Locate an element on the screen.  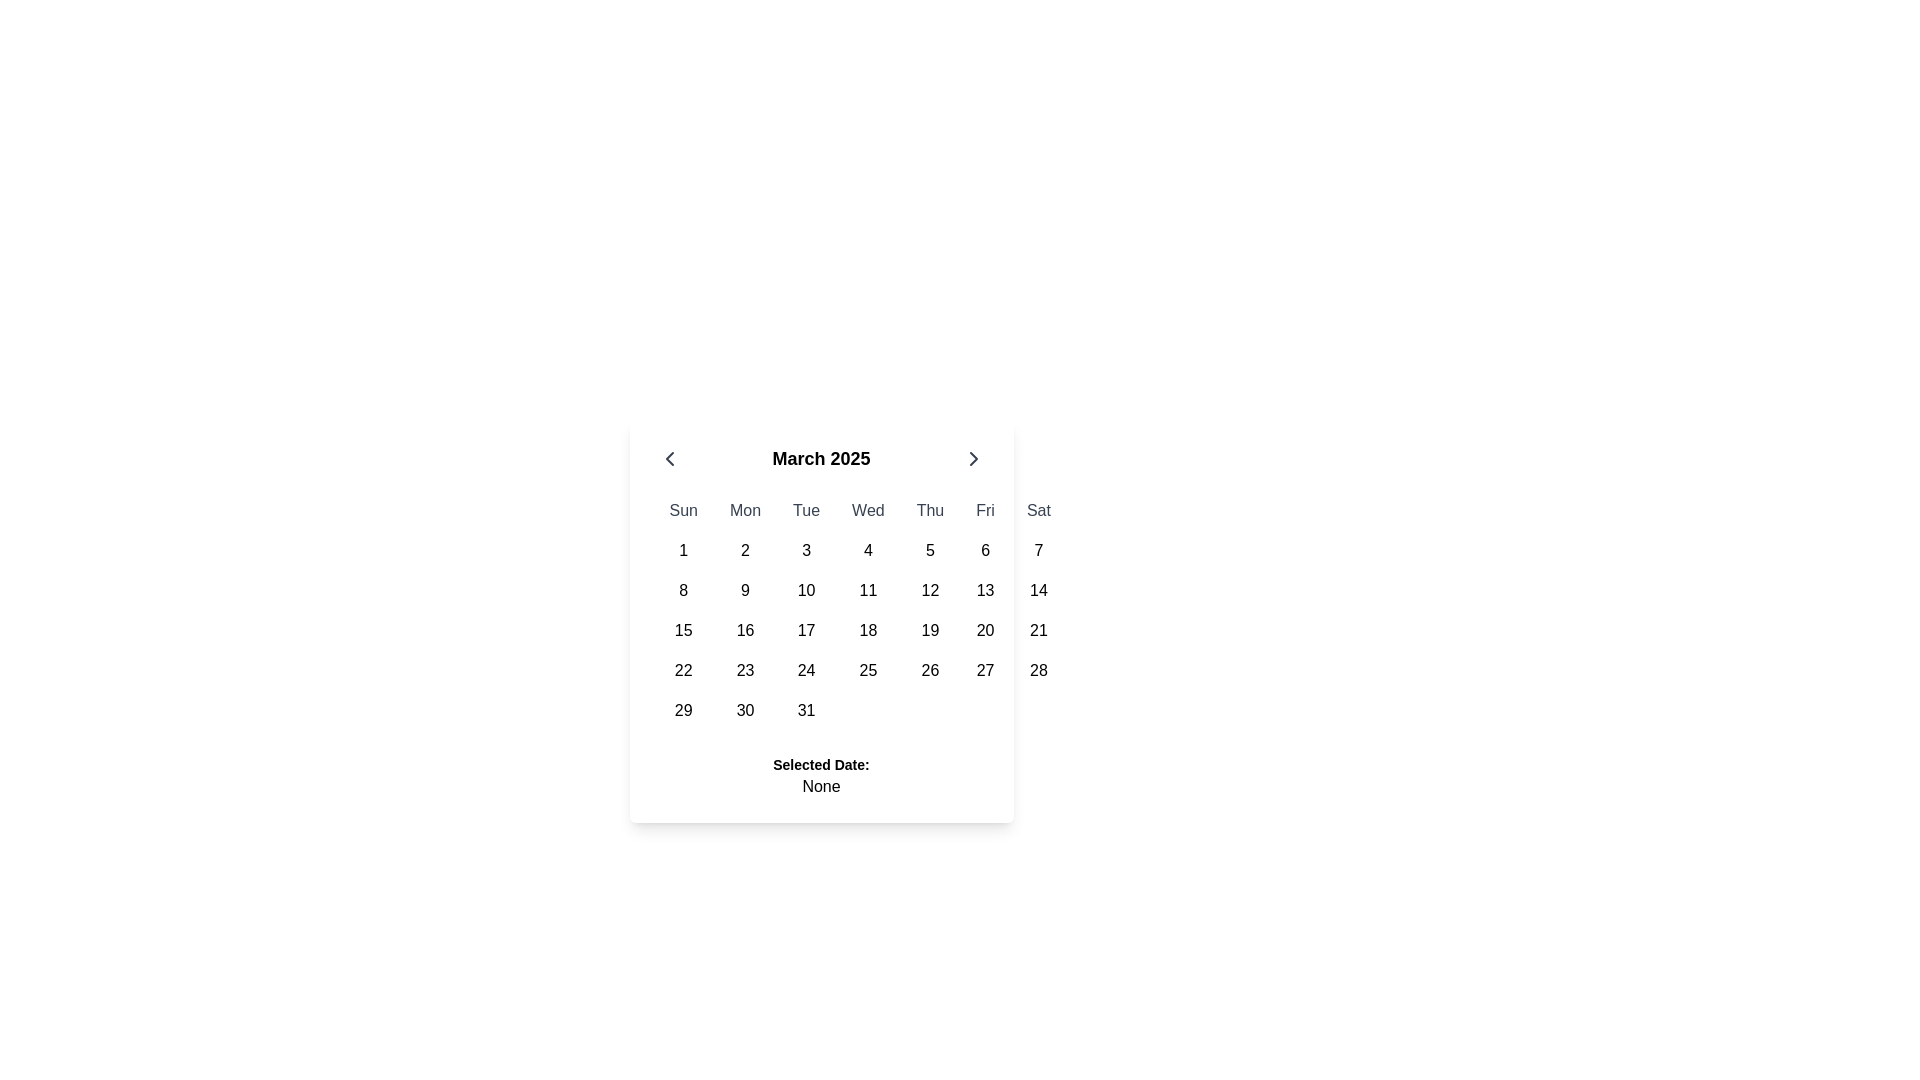
the 'previous' button located on the left side of the calendar header is located at coordinates (669, 459).